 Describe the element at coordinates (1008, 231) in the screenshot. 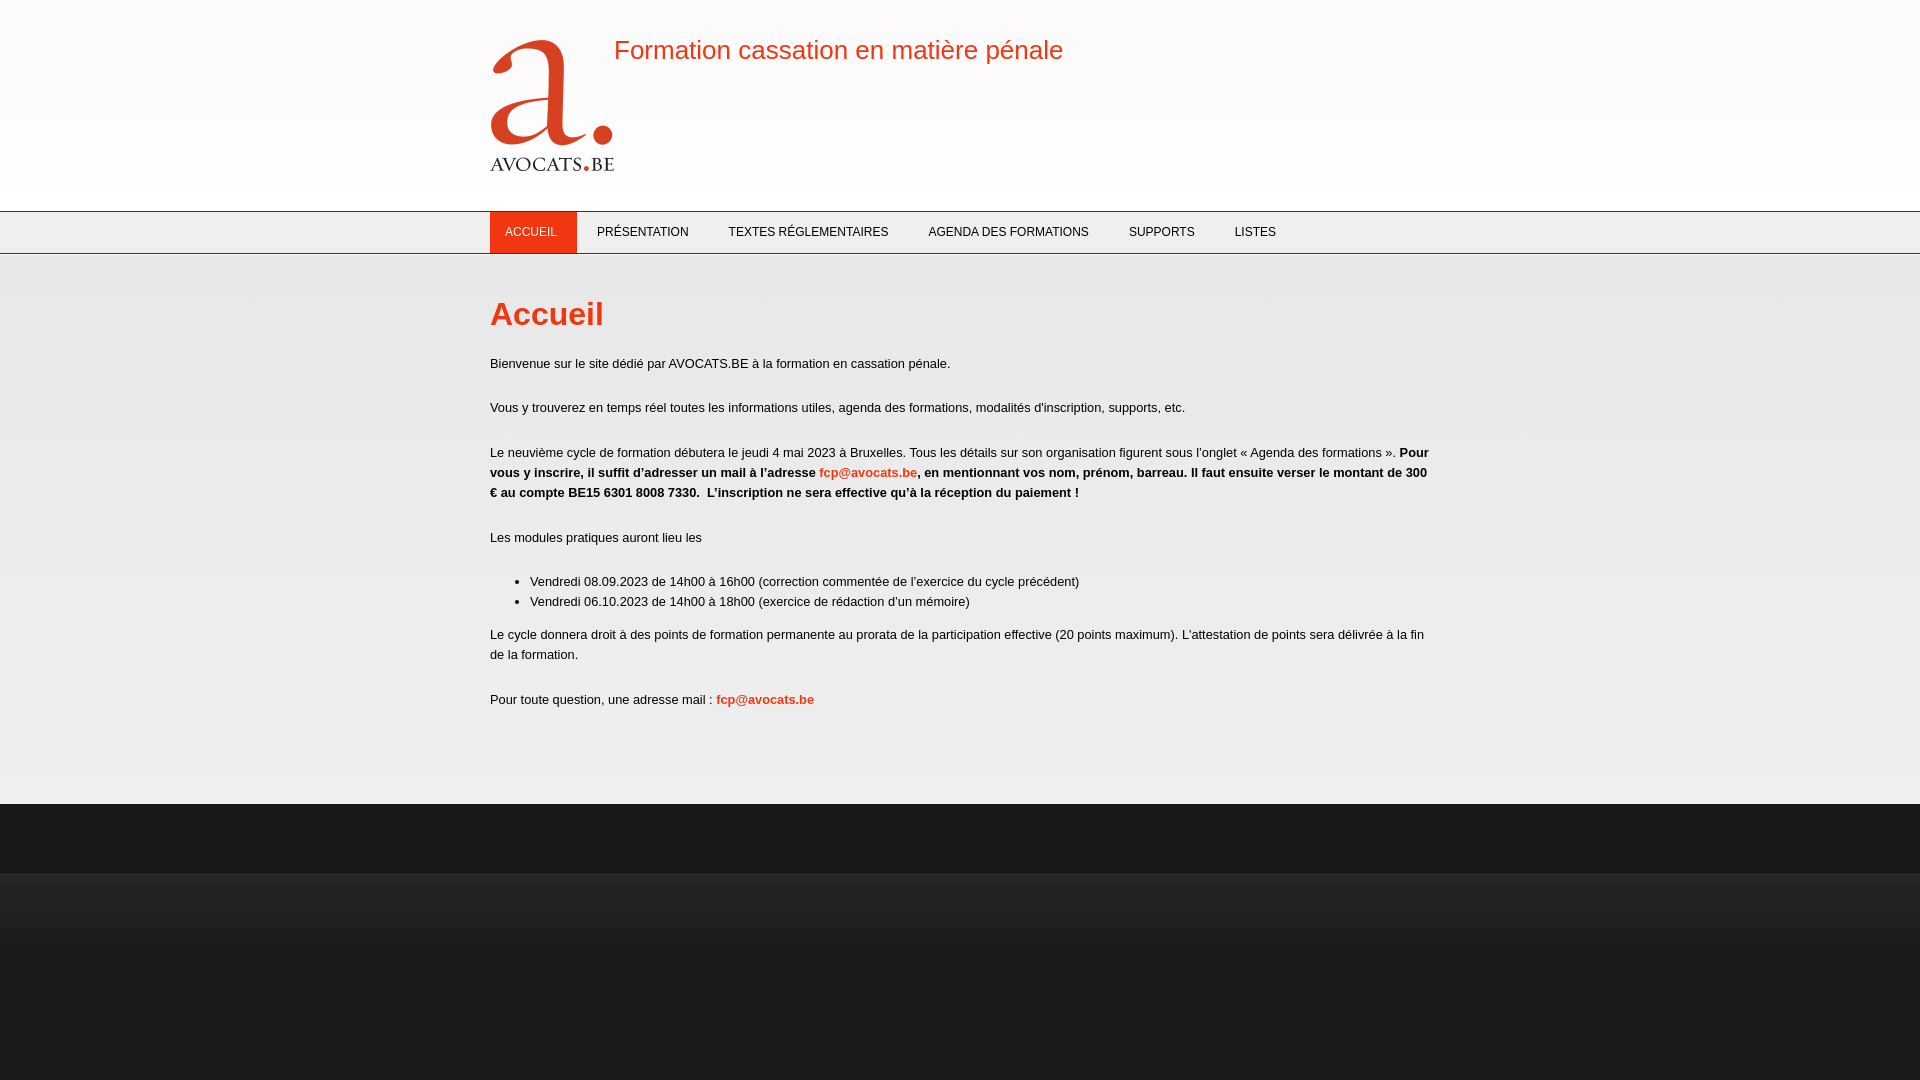

I see `'AGENDA DES FORMATIONS'` at that location.